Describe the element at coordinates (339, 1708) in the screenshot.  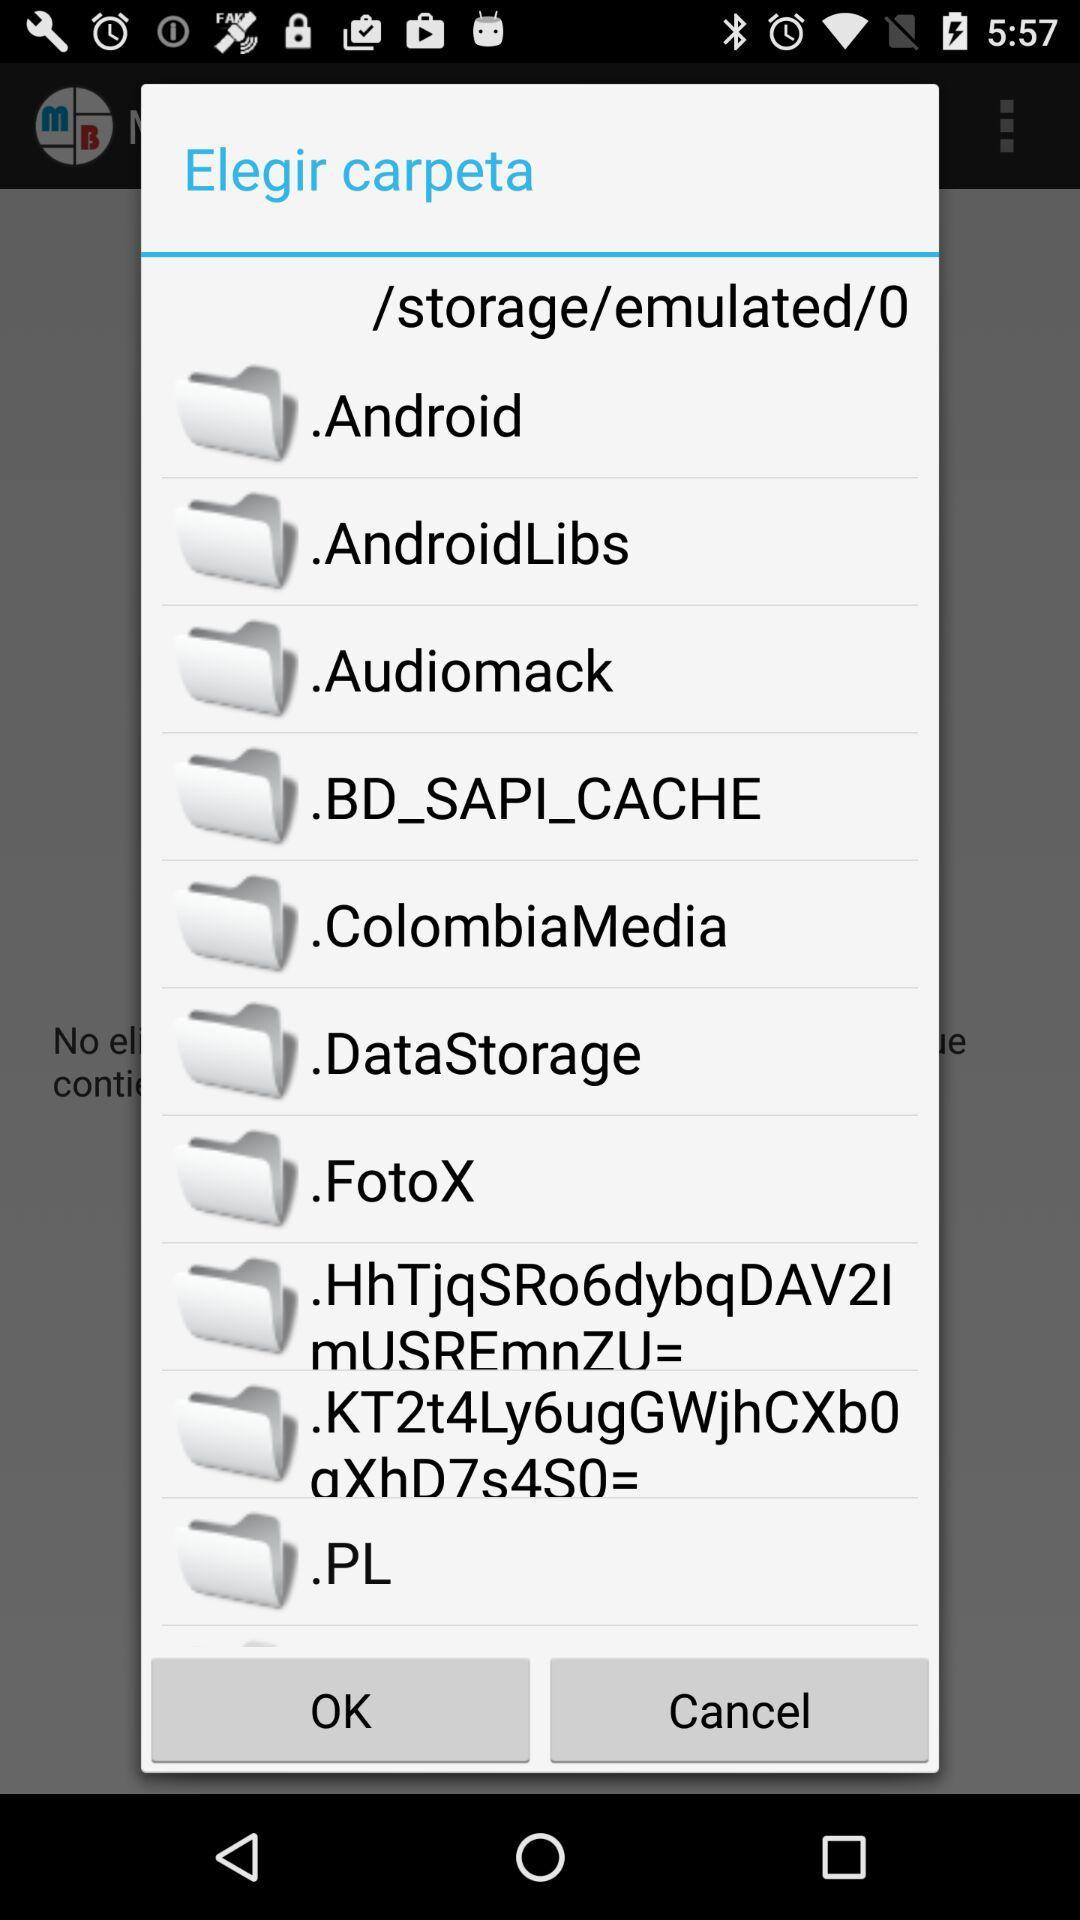
I see `the icon to the left of cancel button` at that location.